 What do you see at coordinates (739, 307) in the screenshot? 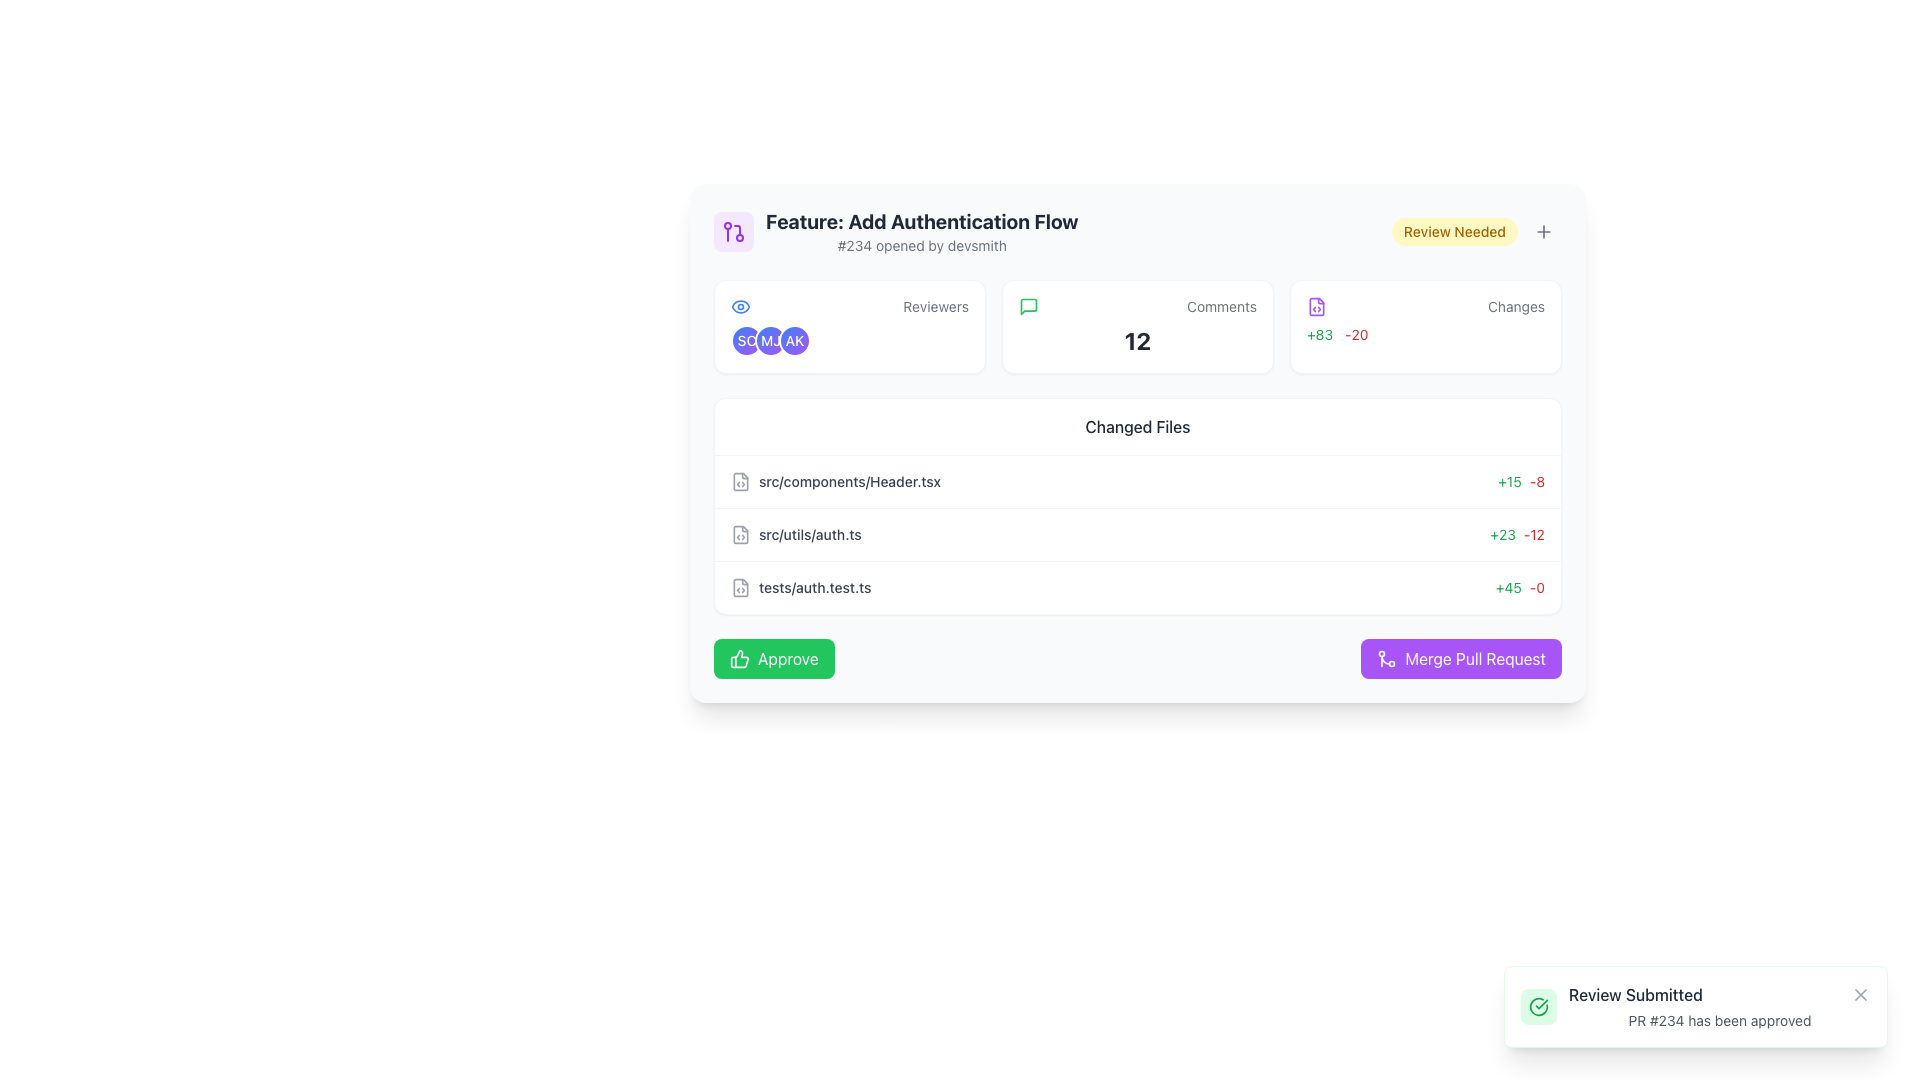
I see `the stylized blue eye icon located near the top-left corner of the 'Reviewers' grouping box` at bounding box center [739, 307].